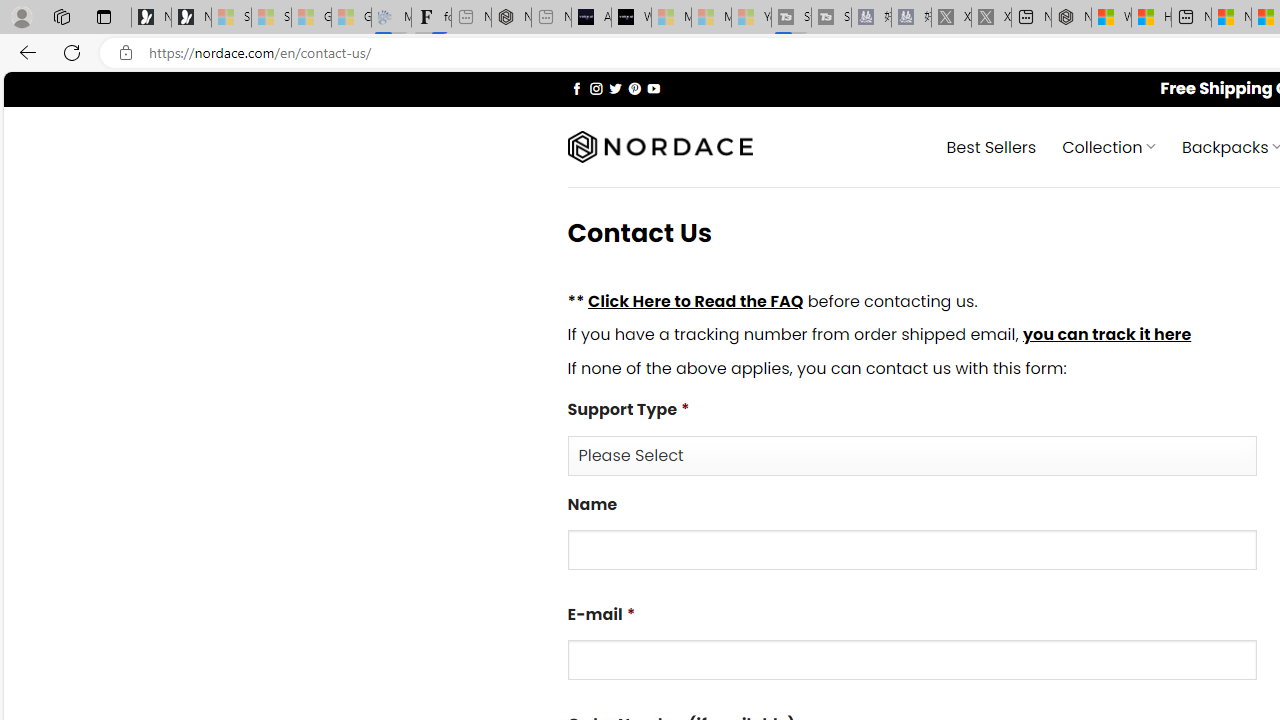  I want to click on 'Follow on Pinterest', so click(633, 87).